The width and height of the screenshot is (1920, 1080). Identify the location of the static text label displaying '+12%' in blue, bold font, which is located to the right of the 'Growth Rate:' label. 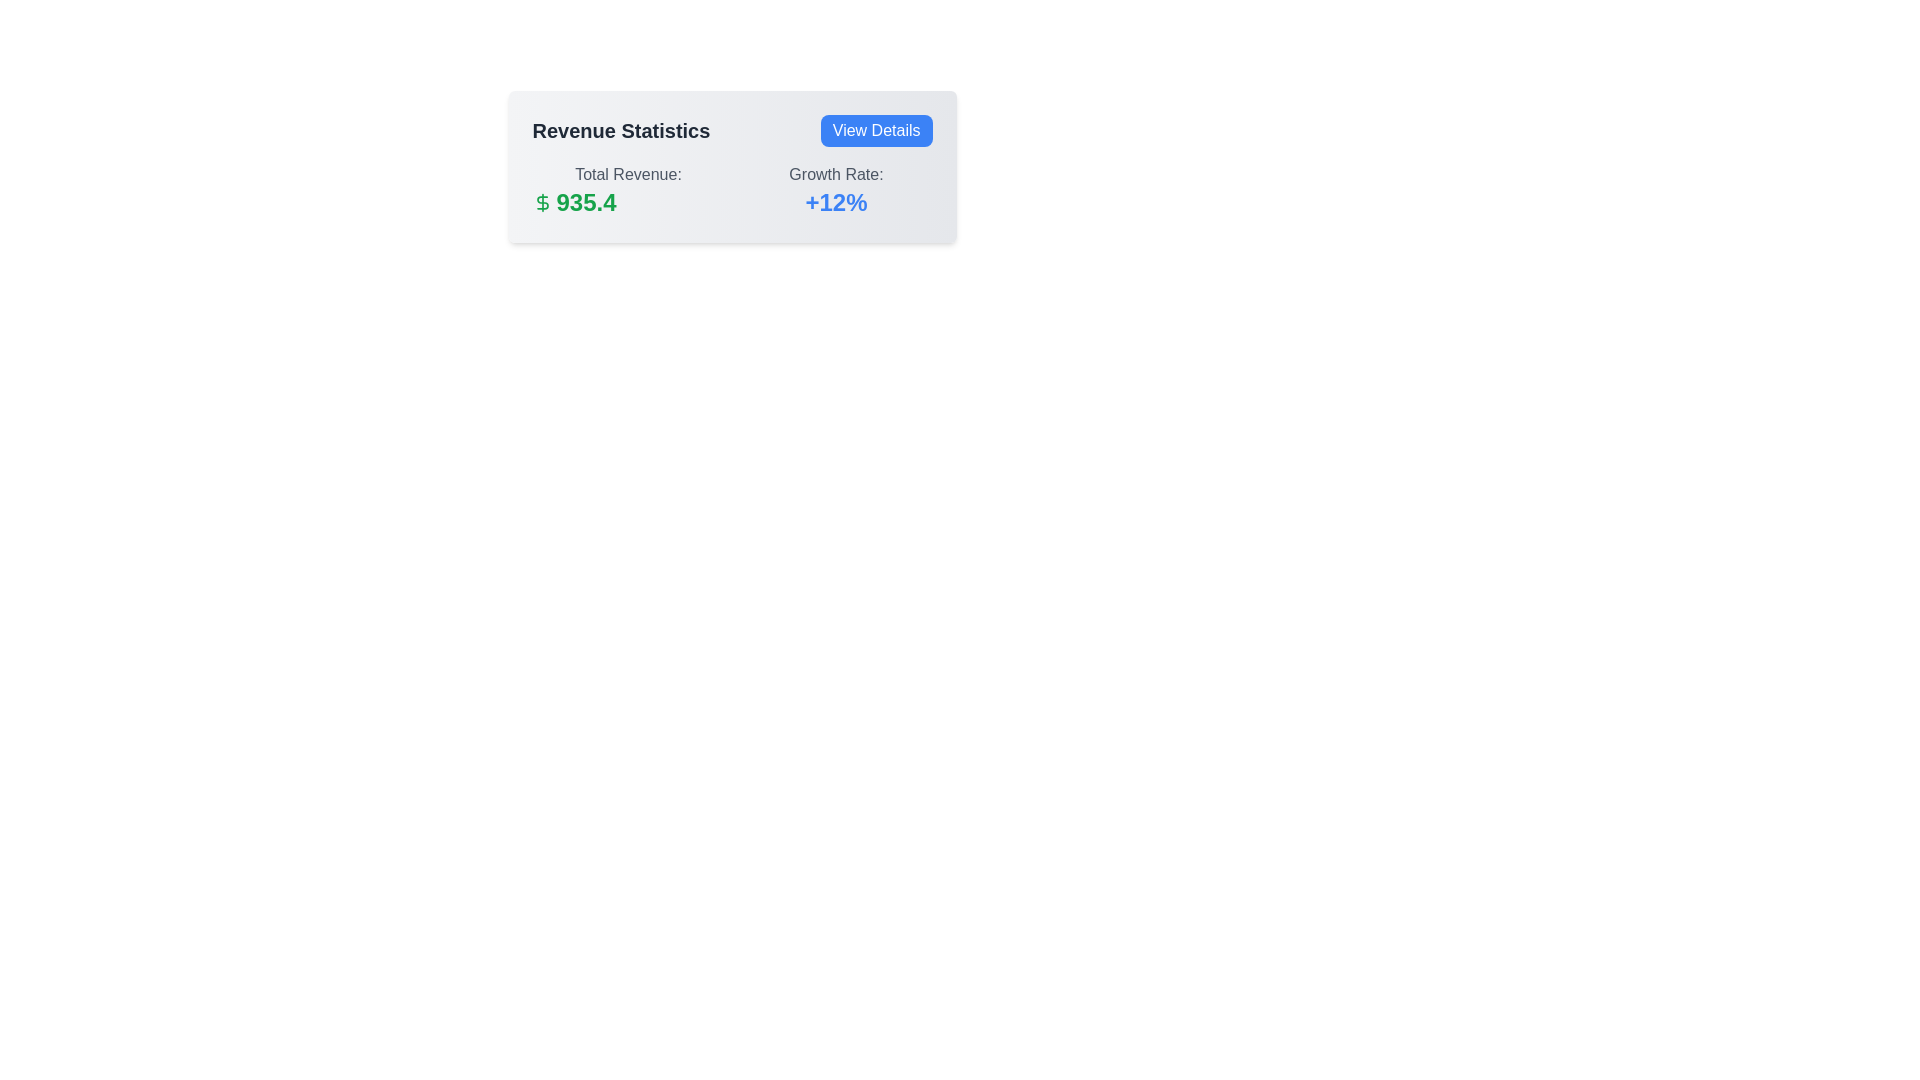
(836, 203).